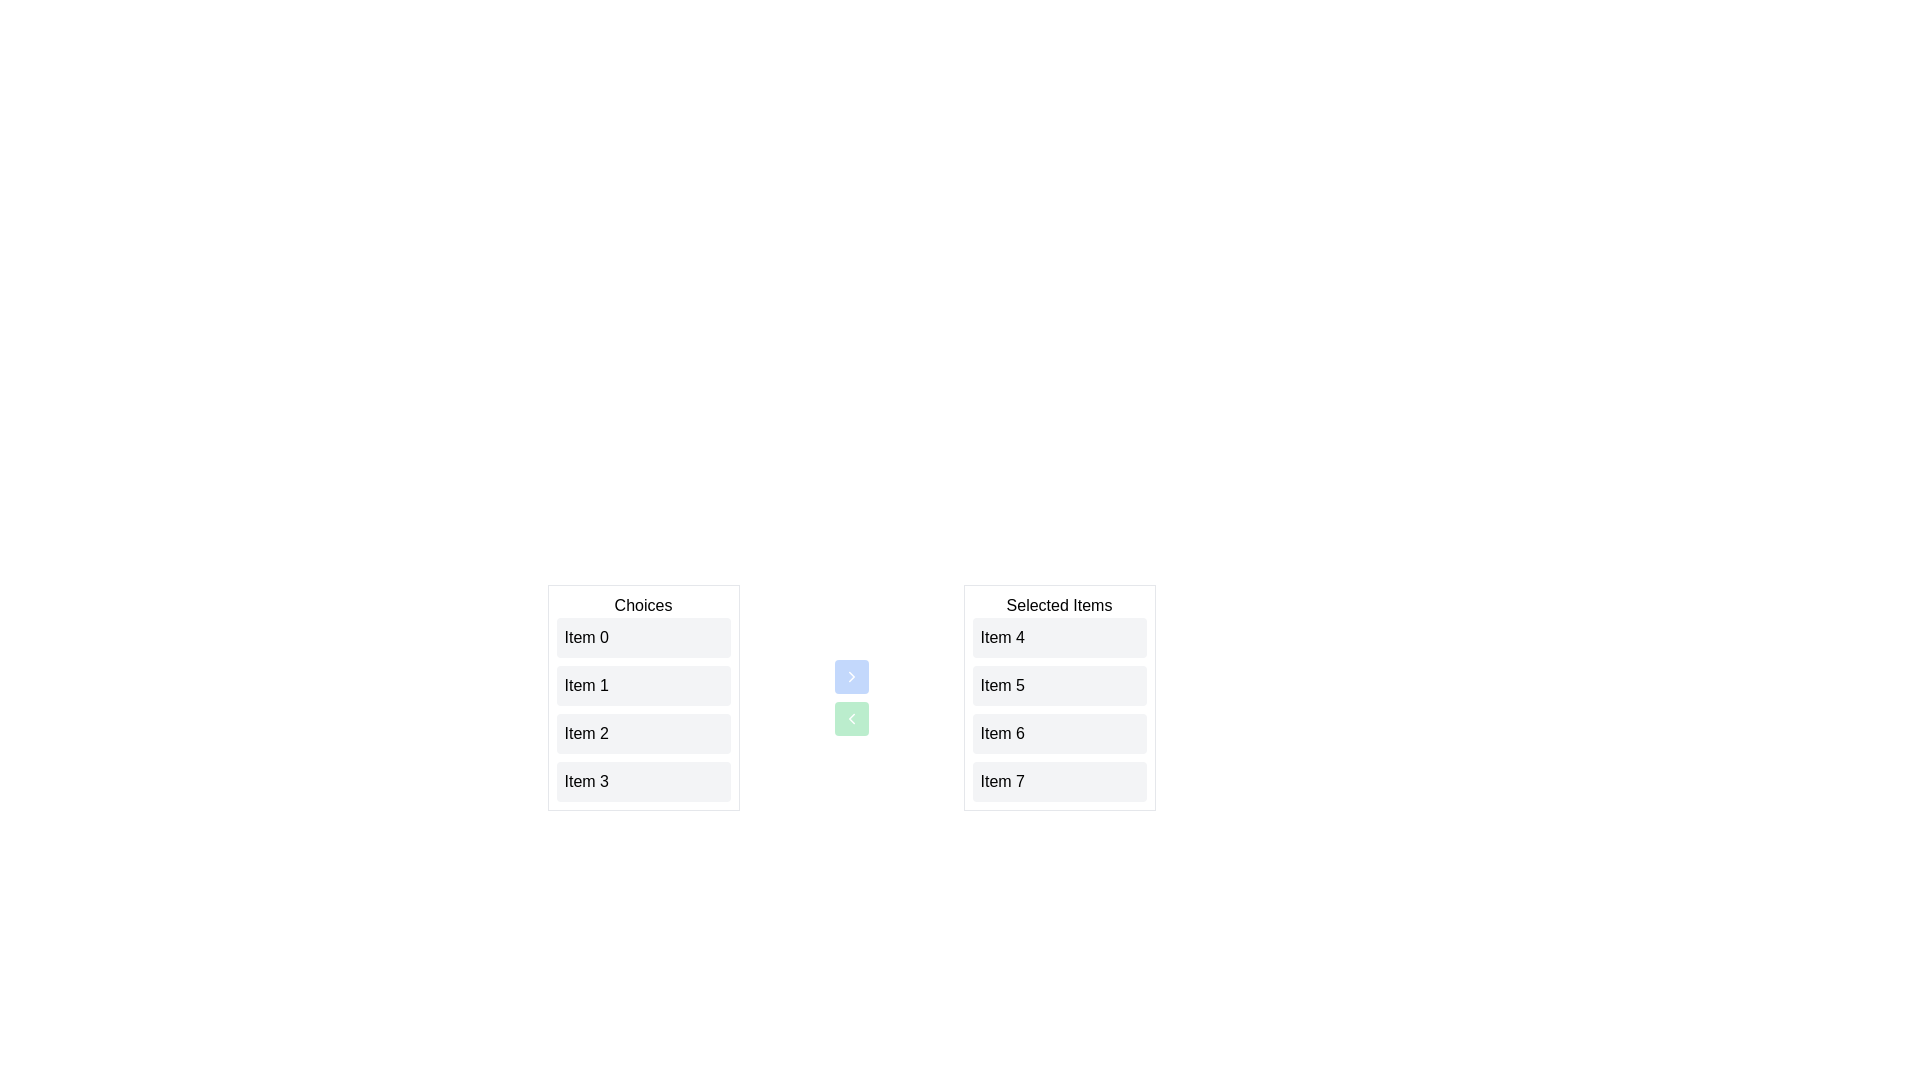 This screenshot has height=1080, width=1920. Describe the element at coordinates (1002, 733) in the screenshot. I see `the text label displaying 'Item 6' which is located in the 'Selected Items' list on the right panel of the interface` at that location.